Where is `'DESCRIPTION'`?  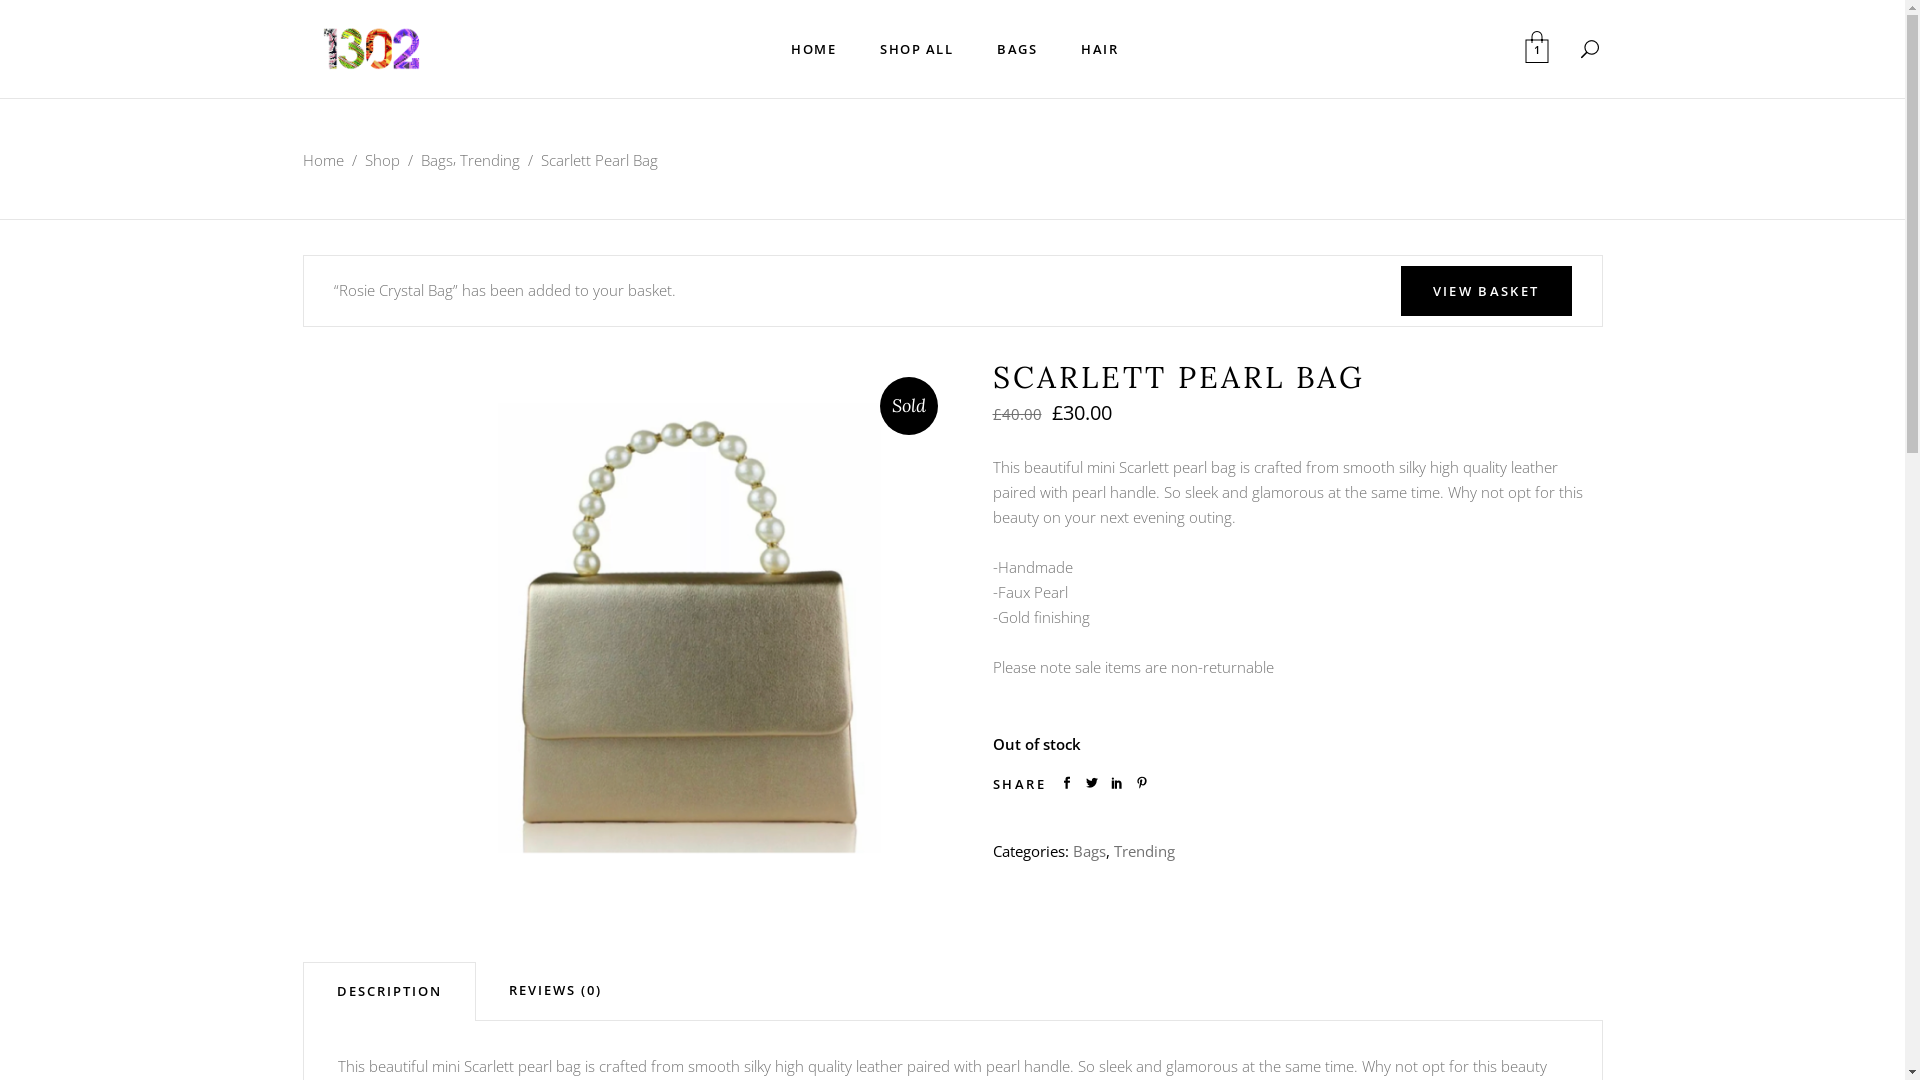 'DESCRIPTION' is located at coordinates (388, 991).